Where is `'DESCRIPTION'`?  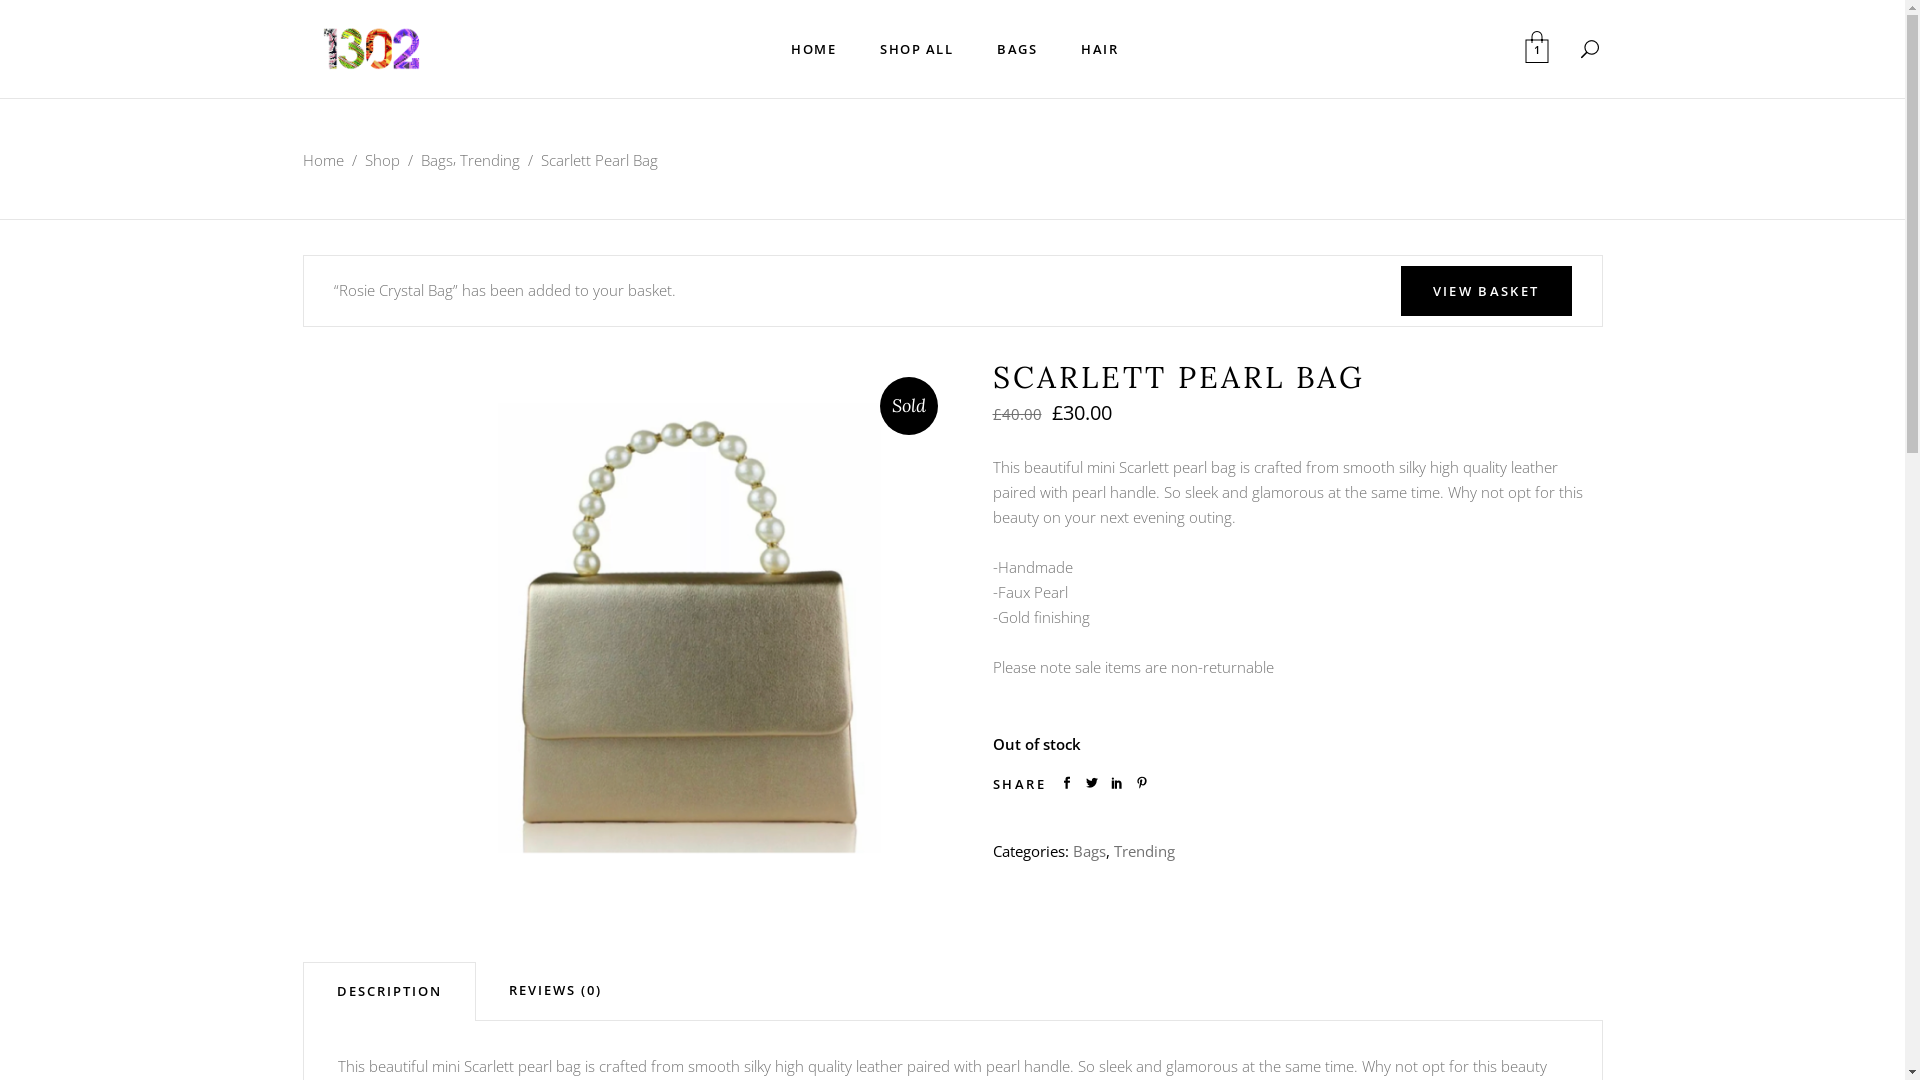 'DESCRIPTION' is located at coordinates (388, 991).